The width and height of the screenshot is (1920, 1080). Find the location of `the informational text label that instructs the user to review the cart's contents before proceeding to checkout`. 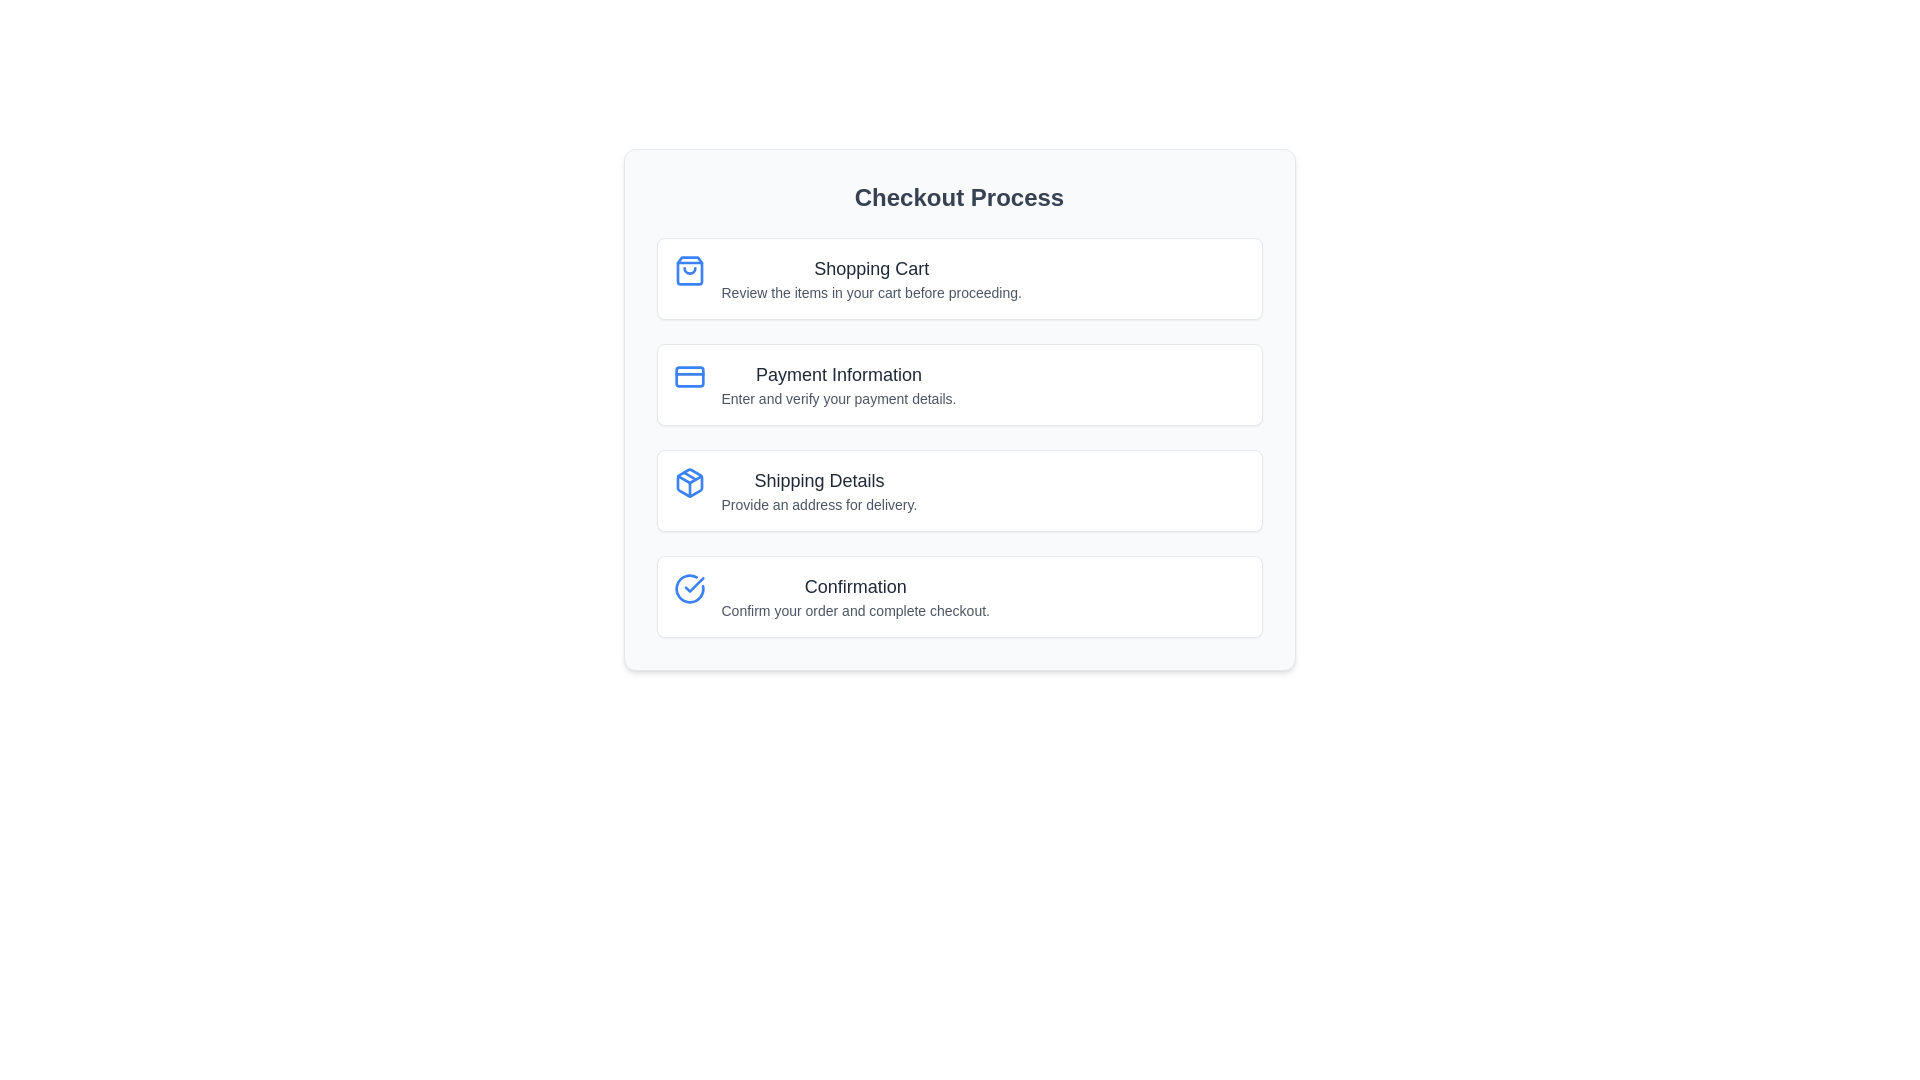

the informational text label that instructs the user to review the cart's contents before proceeding to checkout is located at coordinates (871, 293).